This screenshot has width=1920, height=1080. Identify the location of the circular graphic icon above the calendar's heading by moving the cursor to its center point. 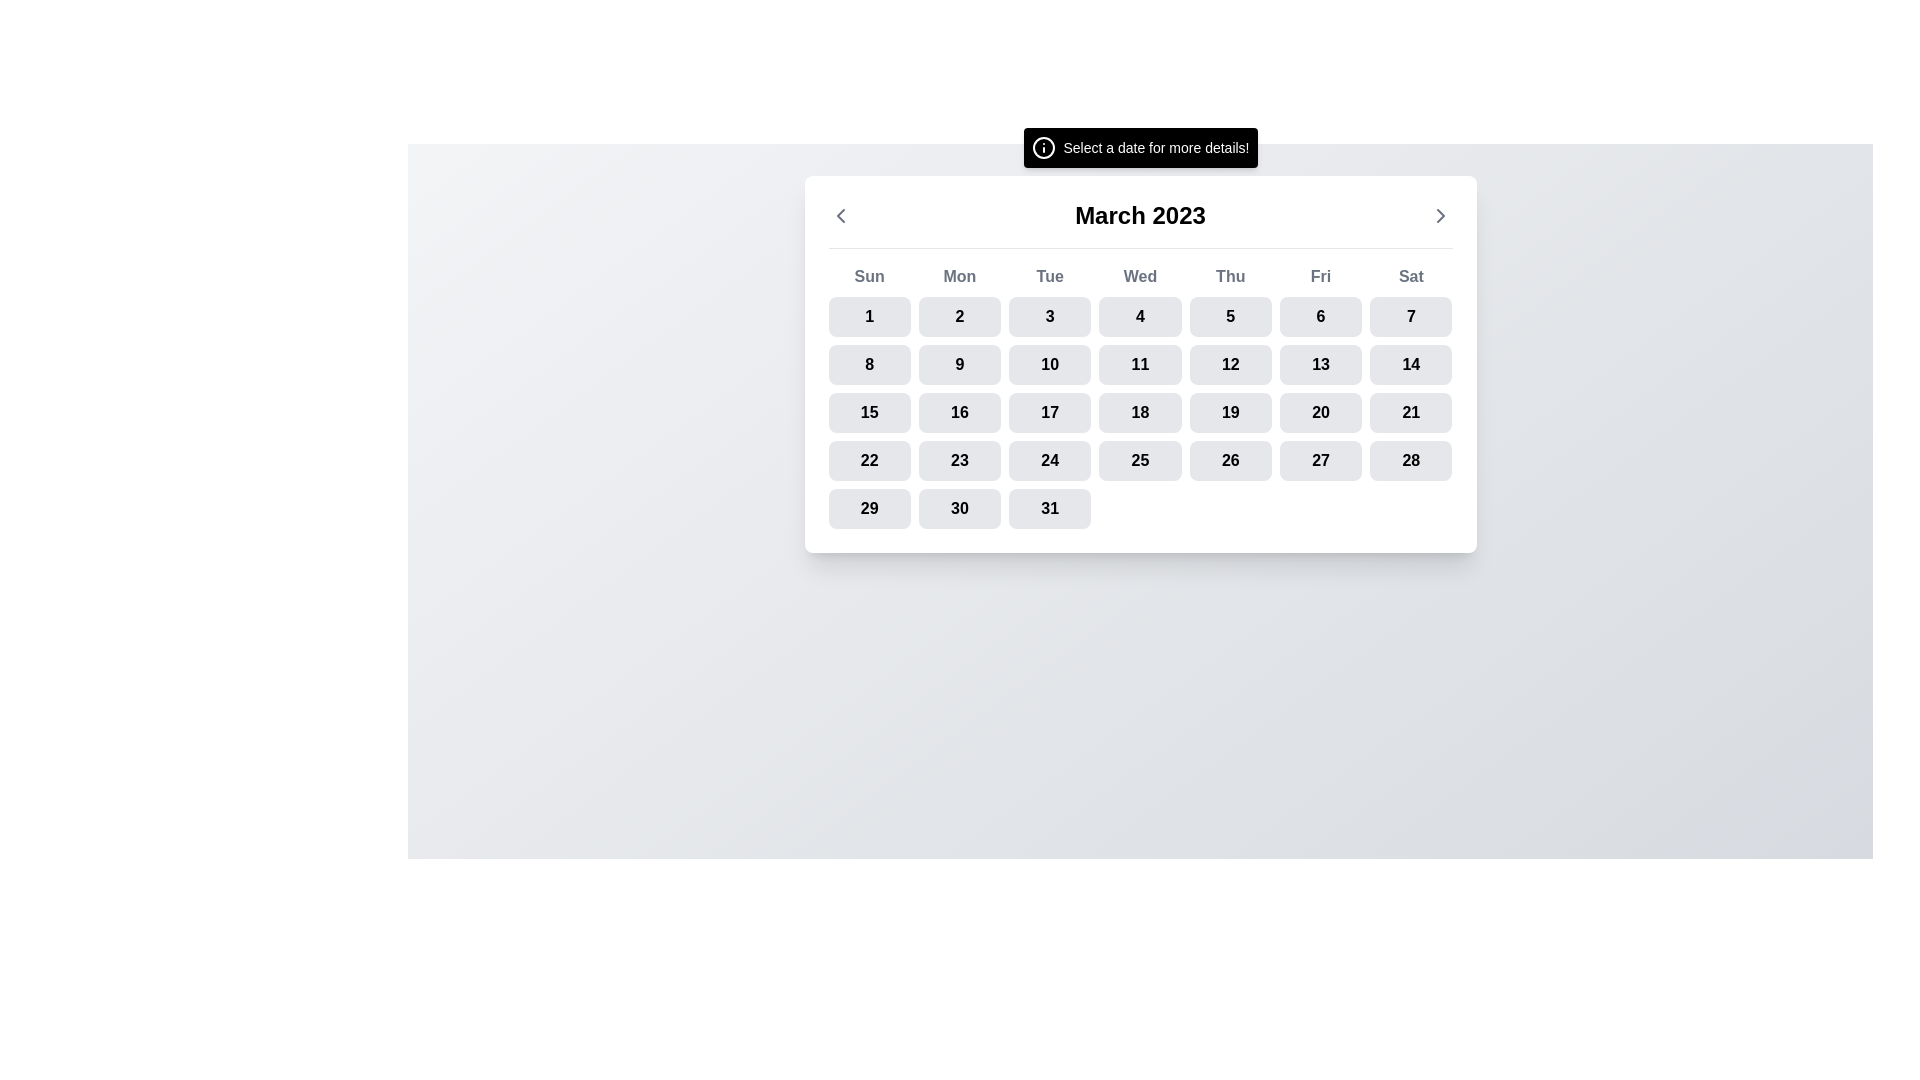
(1042, 146).